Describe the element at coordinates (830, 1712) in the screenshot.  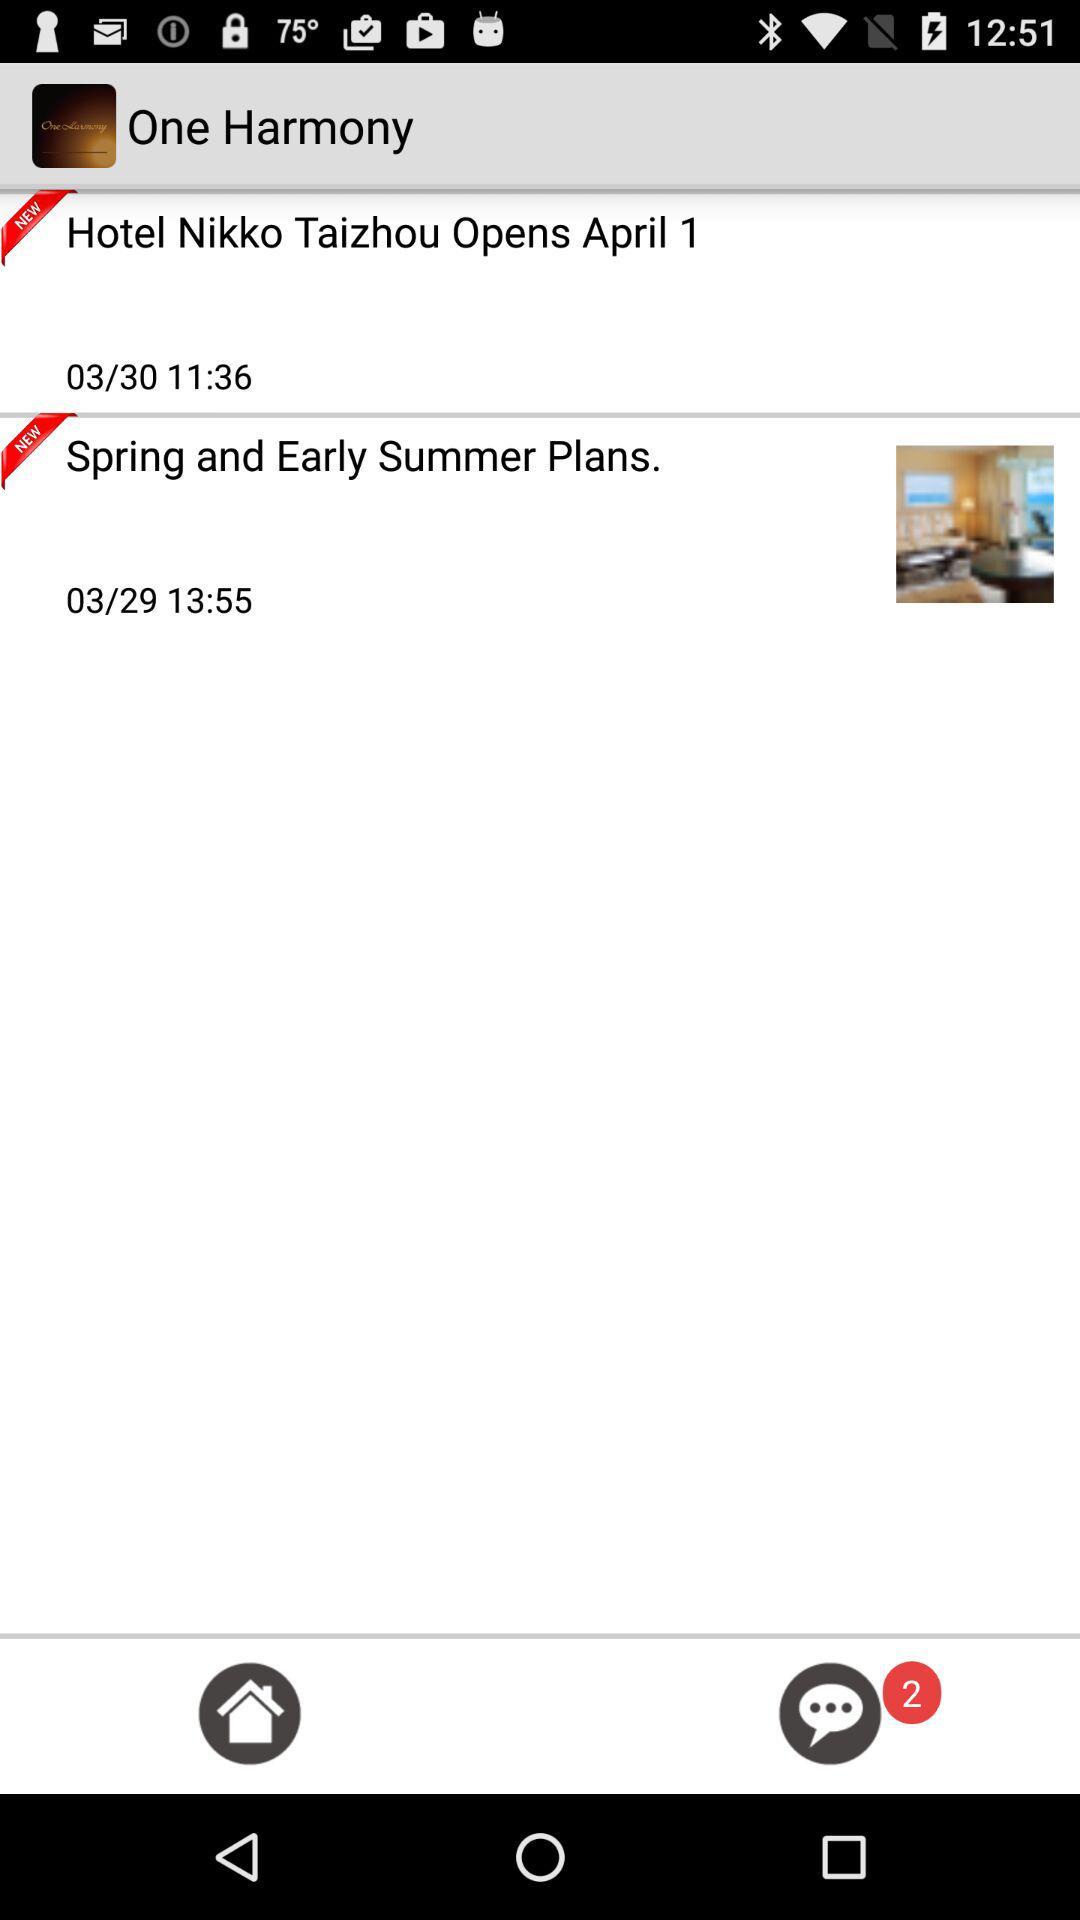
I see `icon next to 2 item` at that location.